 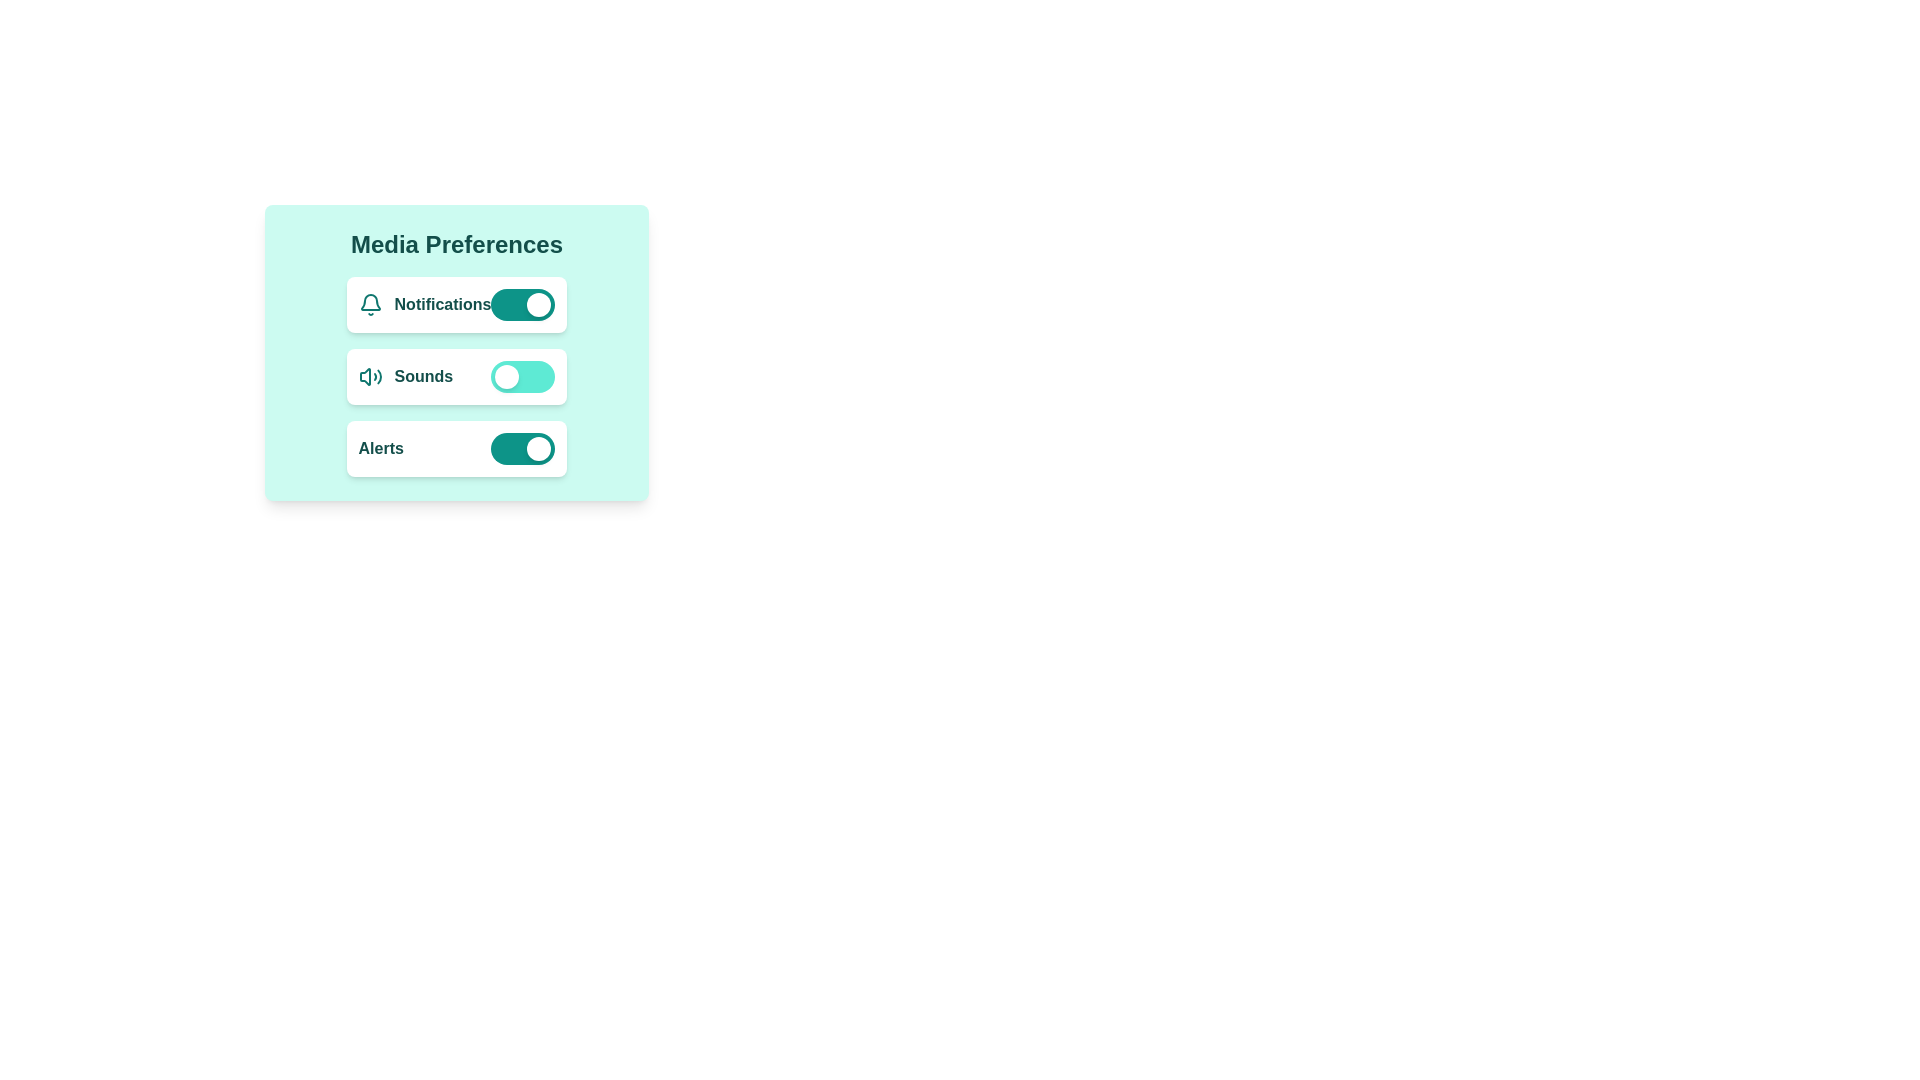 What do you see at coordinates (539, 447) in the screenshot?
I see `the circular toggle knob of the 'Alerts' toggle switch, which is the right-aligned knob within the third toggle switch in a vertically arranged list of toggle switches` at bounding box center [539, 447].